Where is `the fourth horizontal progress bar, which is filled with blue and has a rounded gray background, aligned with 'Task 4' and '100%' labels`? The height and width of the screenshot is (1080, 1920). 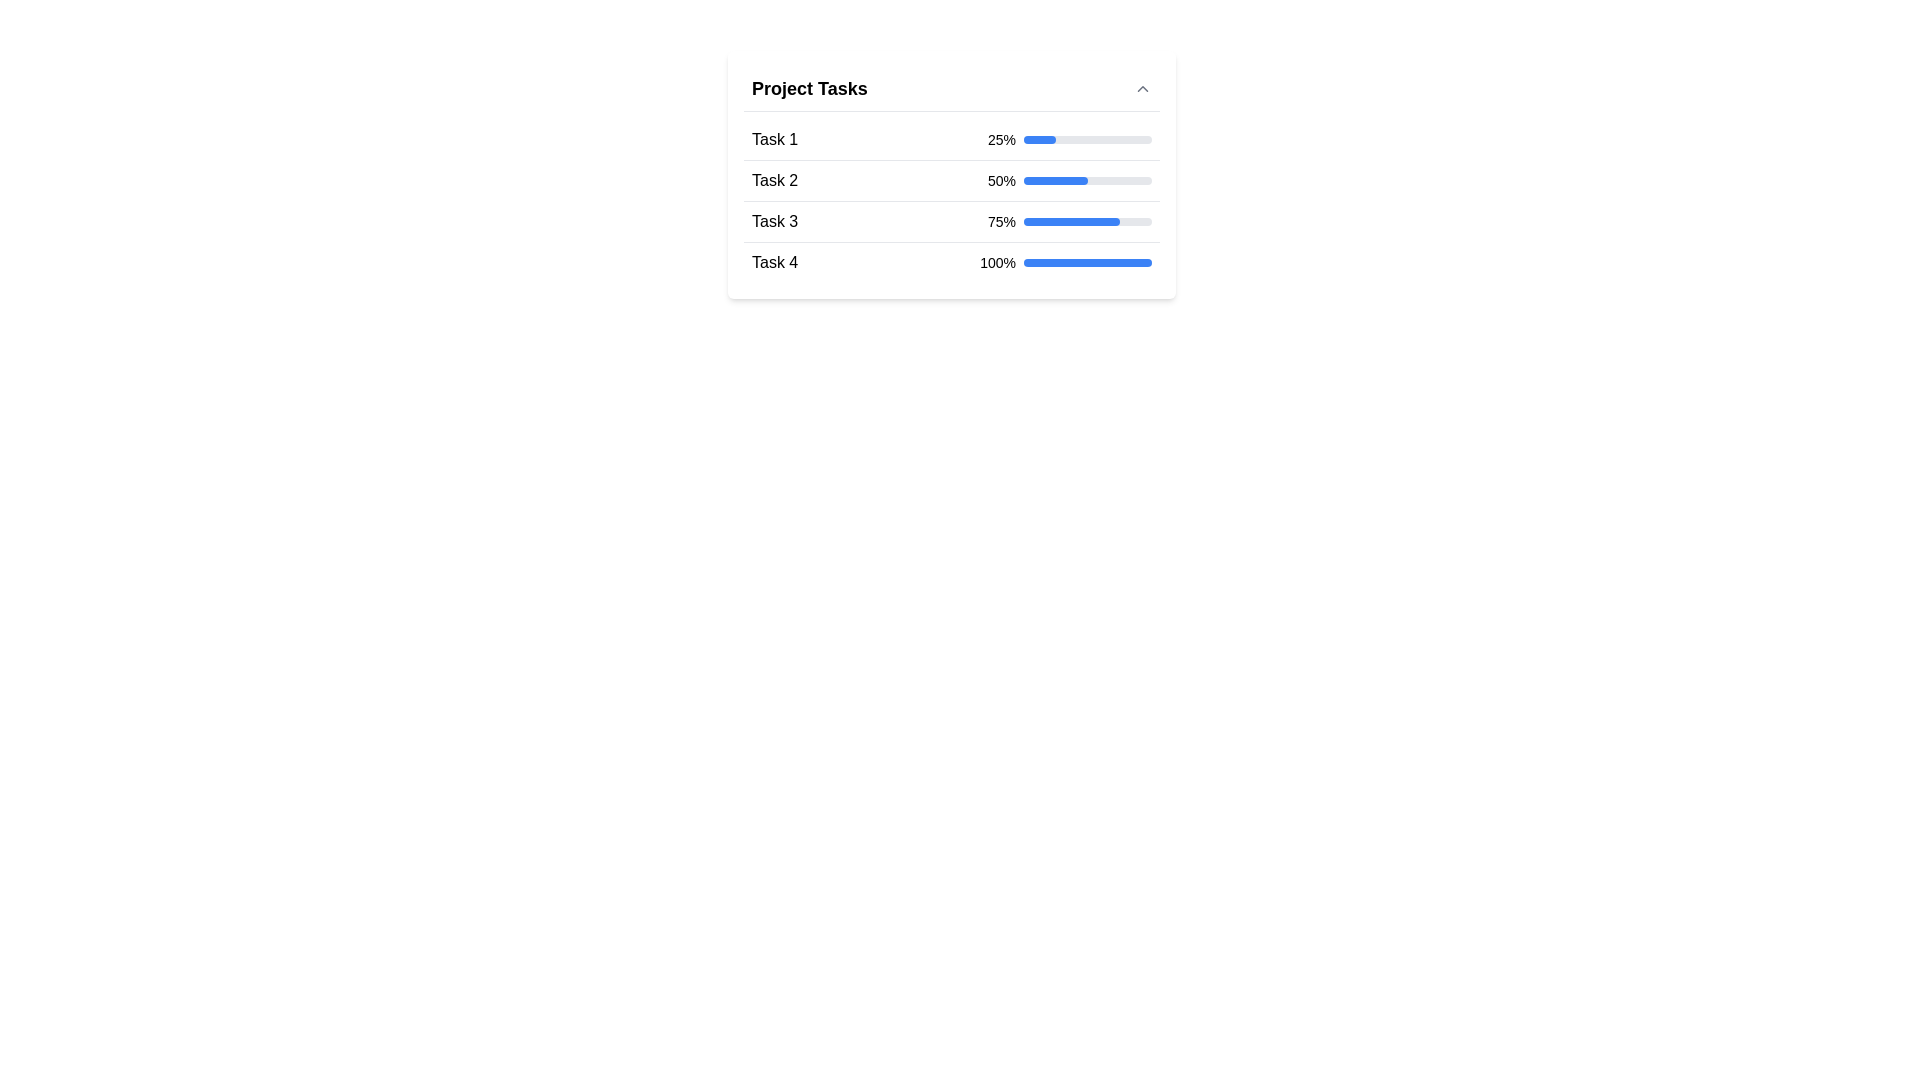
the fourth horizontal progress bar, which is filled with blue and has a rounded gray background, aligned with 'Task 4' and '100%' labels is located at coordinates (1087, 261).